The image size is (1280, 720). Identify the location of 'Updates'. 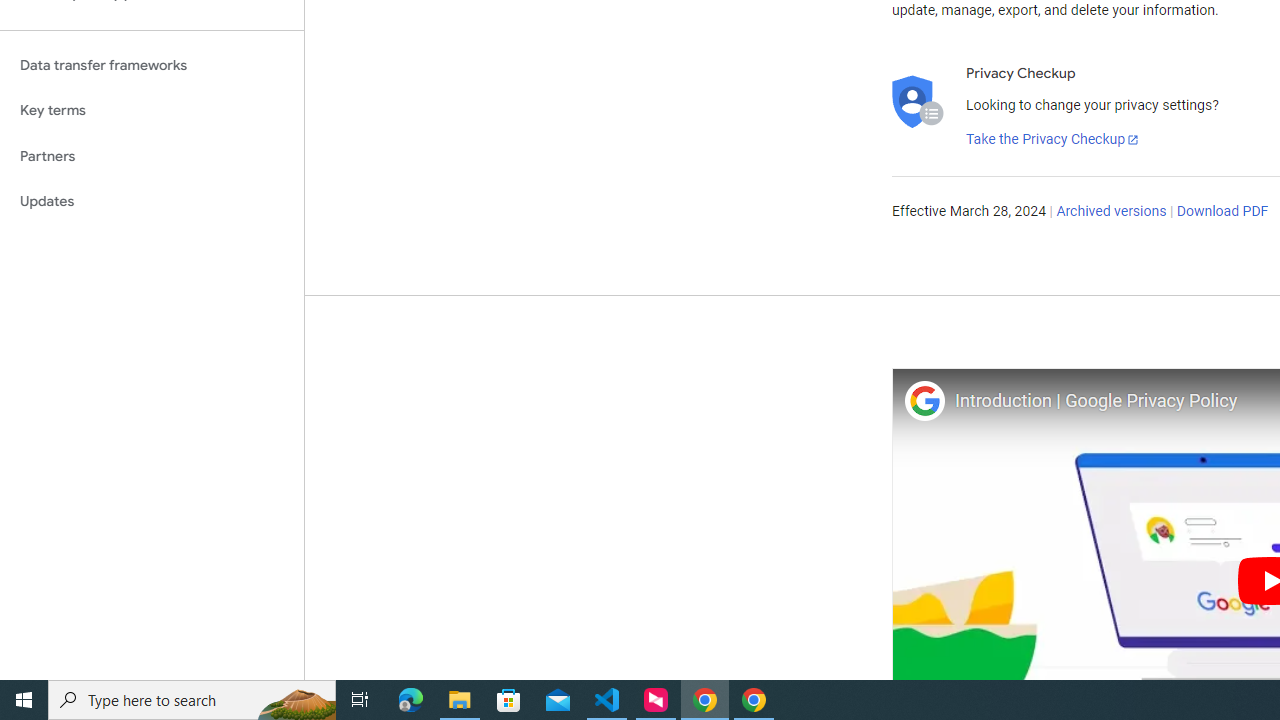
(151, 201).